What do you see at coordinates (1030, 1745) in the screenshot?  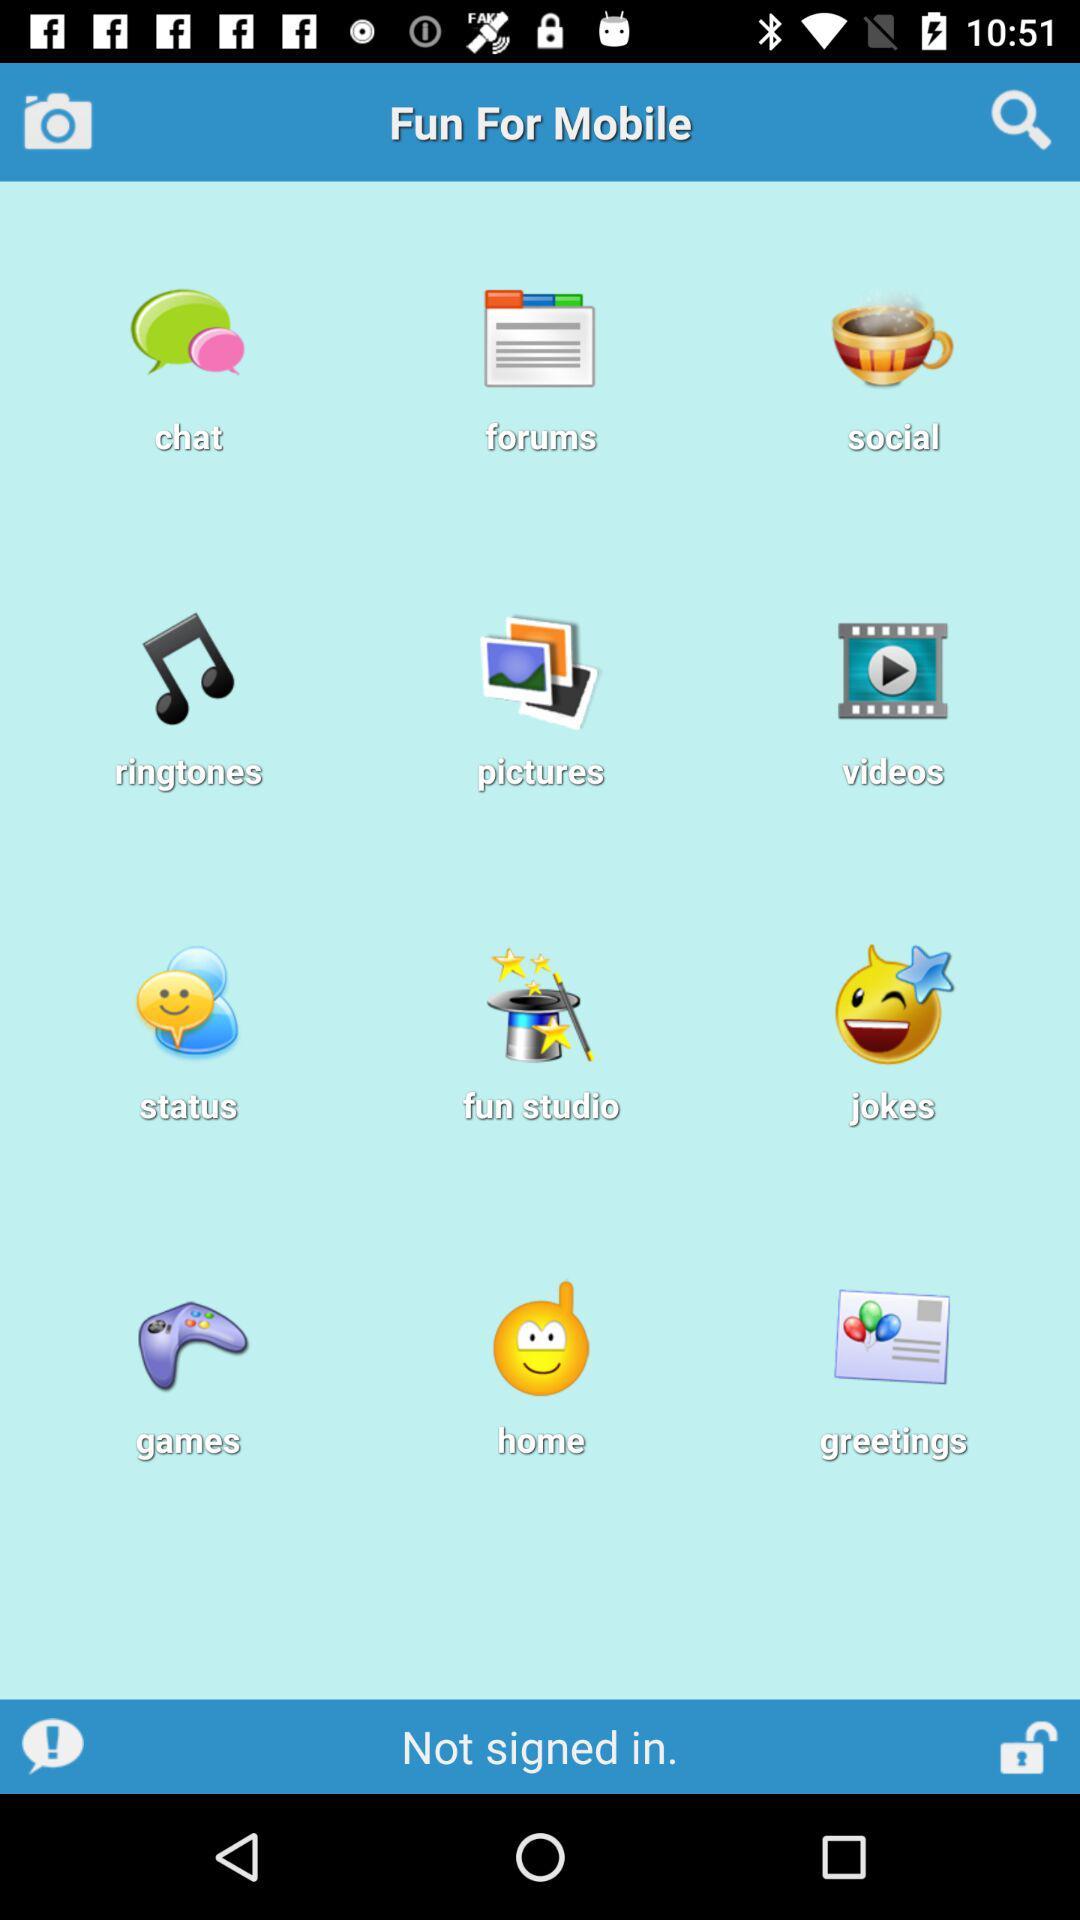 I see `page not secure` at bounding box center [1030, 1745].